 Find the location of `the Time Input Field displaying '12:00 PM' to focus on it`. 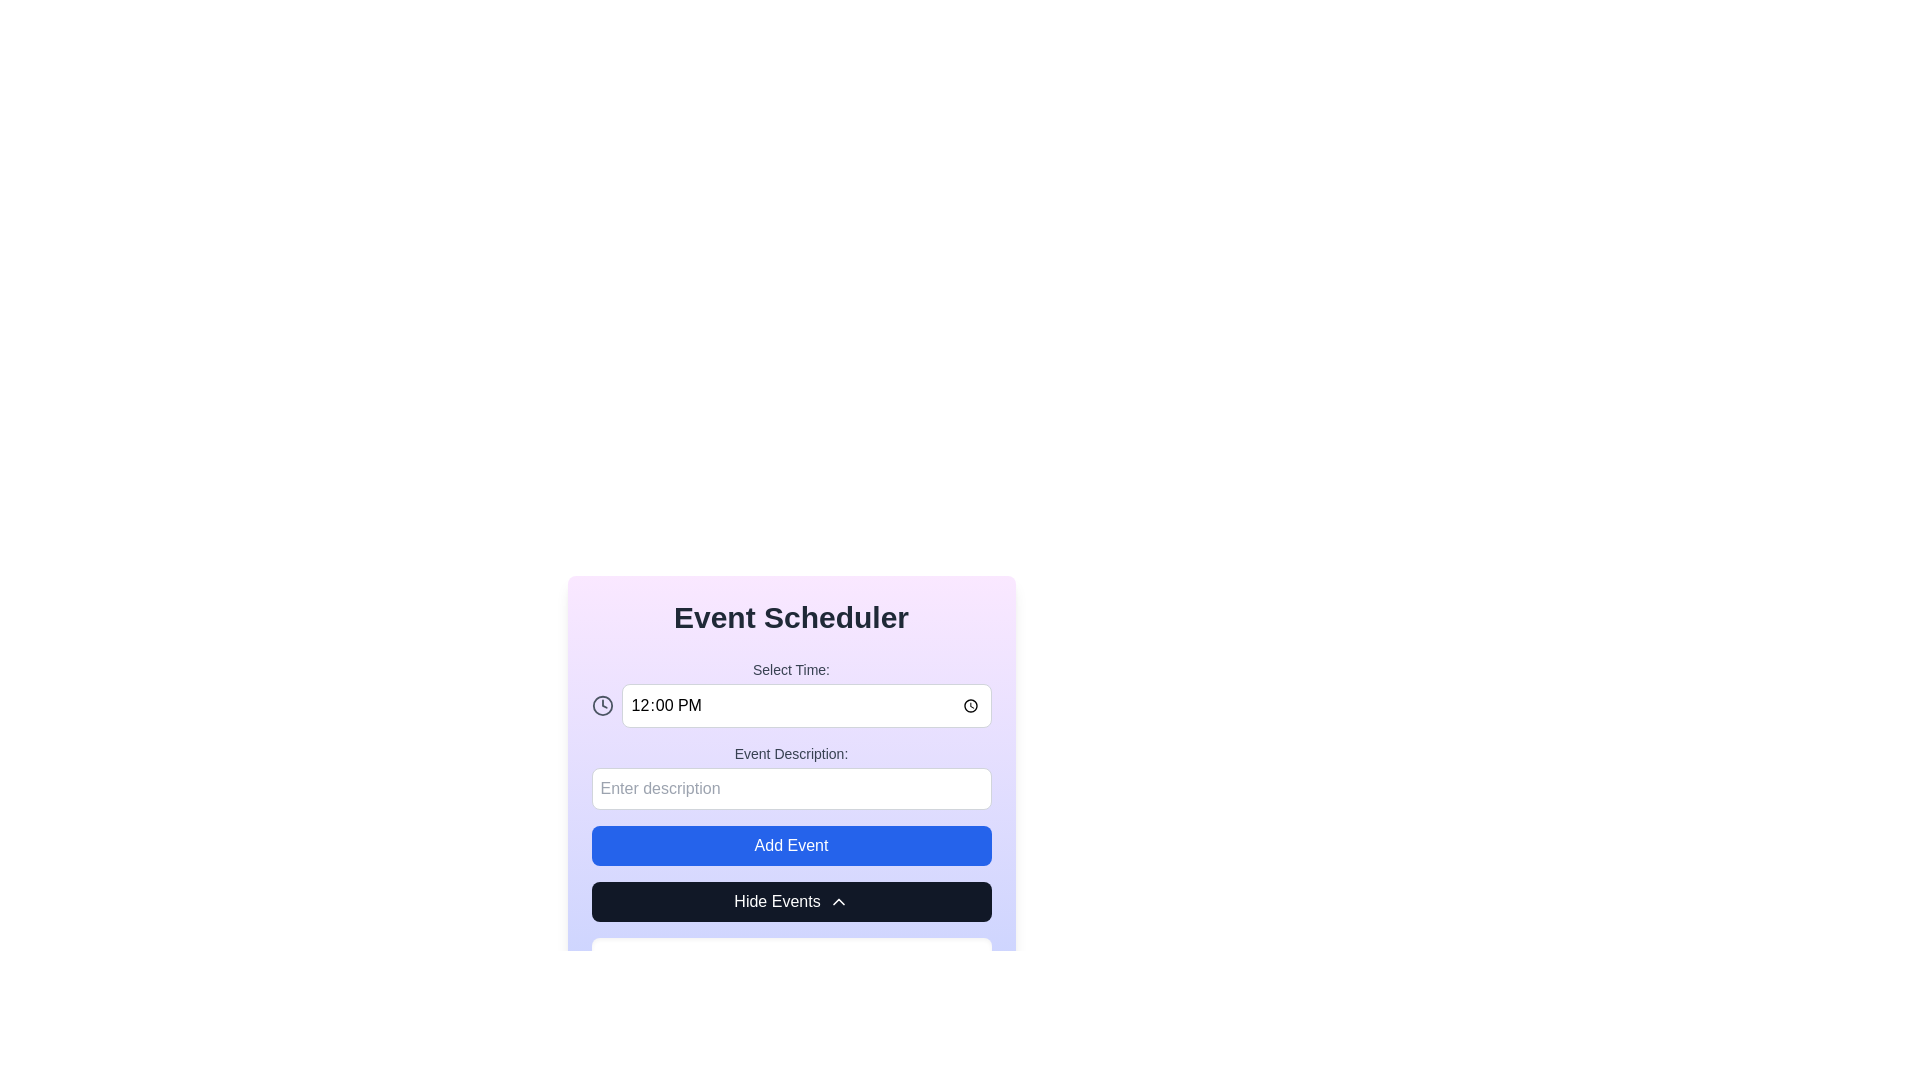

the Time Input Field displaying '12:00 PM' to focus on it is located at coordinates (806, 704).